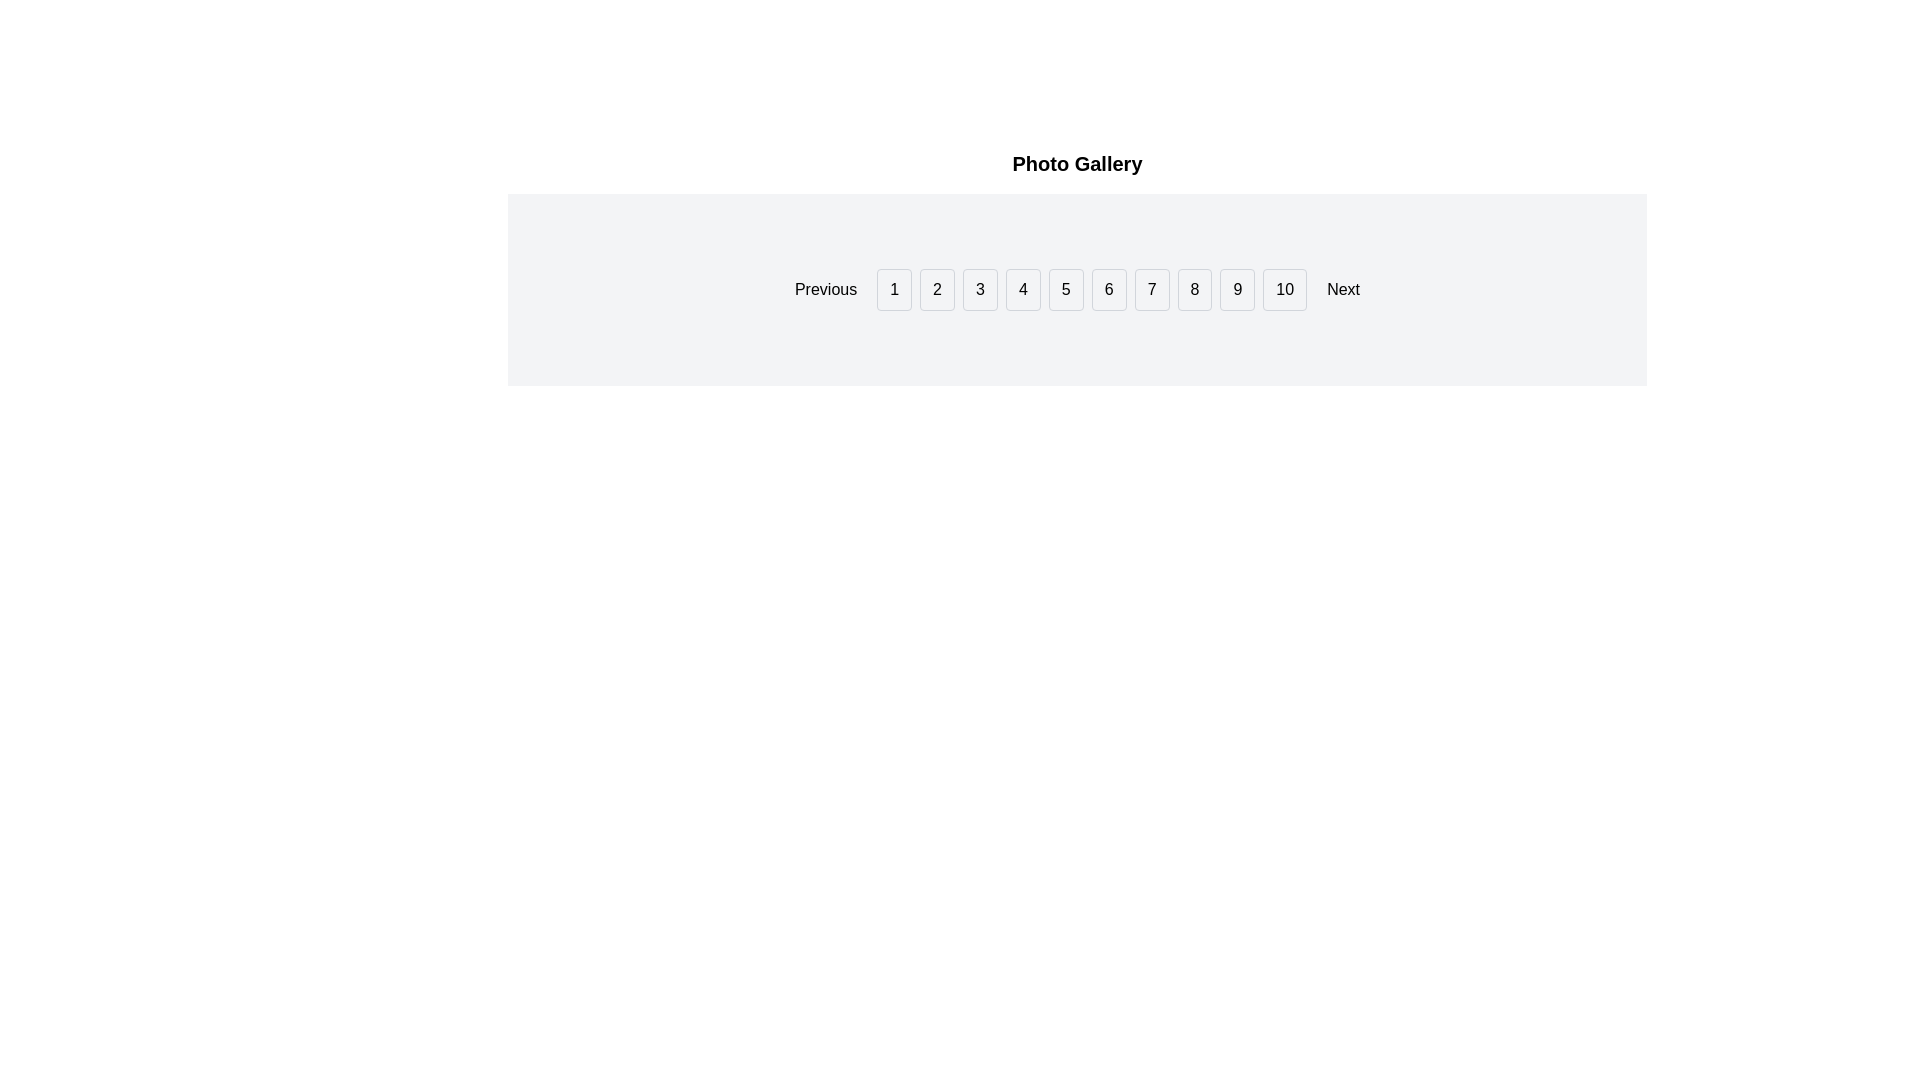 Image resolution: width=1920 pixels, height=1080 pixels. Describe the element at coordinates (1343, 289) in the screenshot. I see `the navigation button located to the right of the button labeled '10' in the pagination bar` at that location.